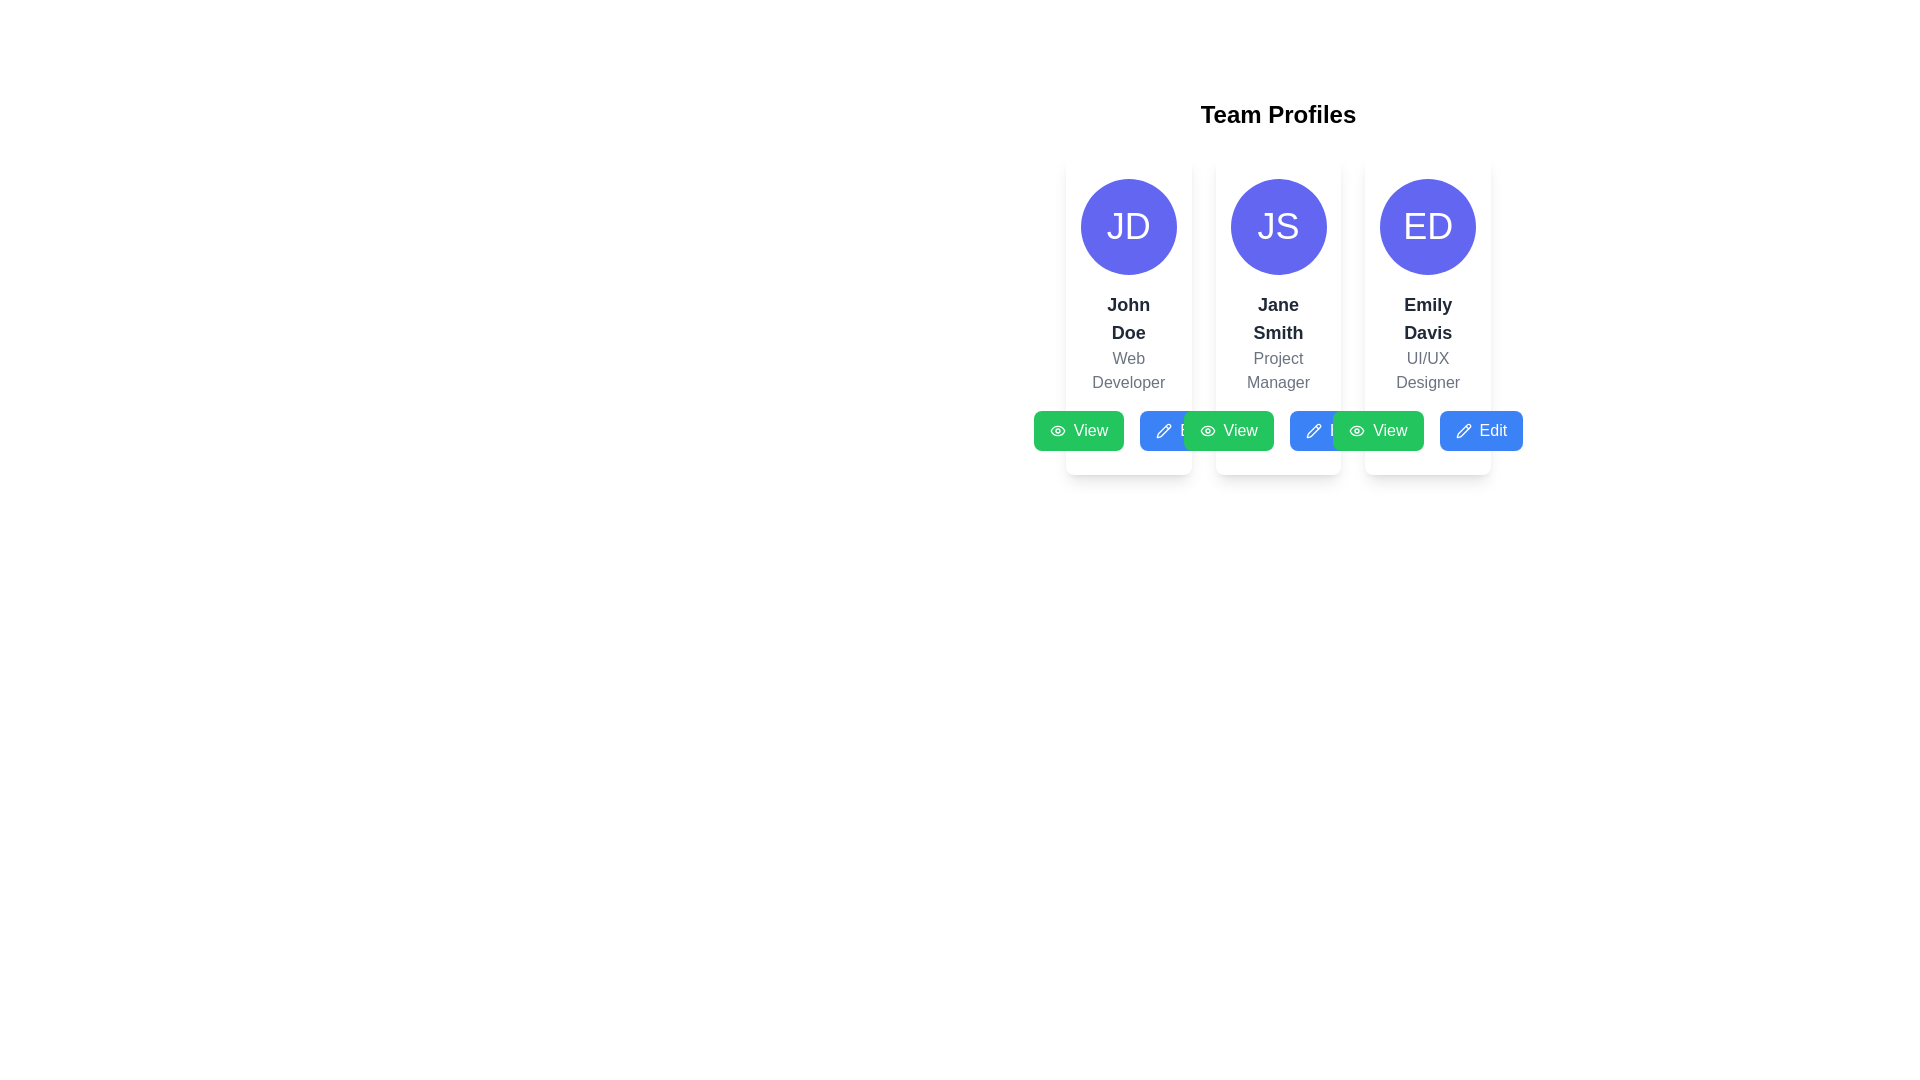 Image resolution: width=1920 pixels, height=1080 pixels. What do you see at coordinates (1128, 226) in the screenshot?
I see `the Profile badge featuring a circular design with a purple background and white letters 'JD'` at bounding box center [1128, 226].